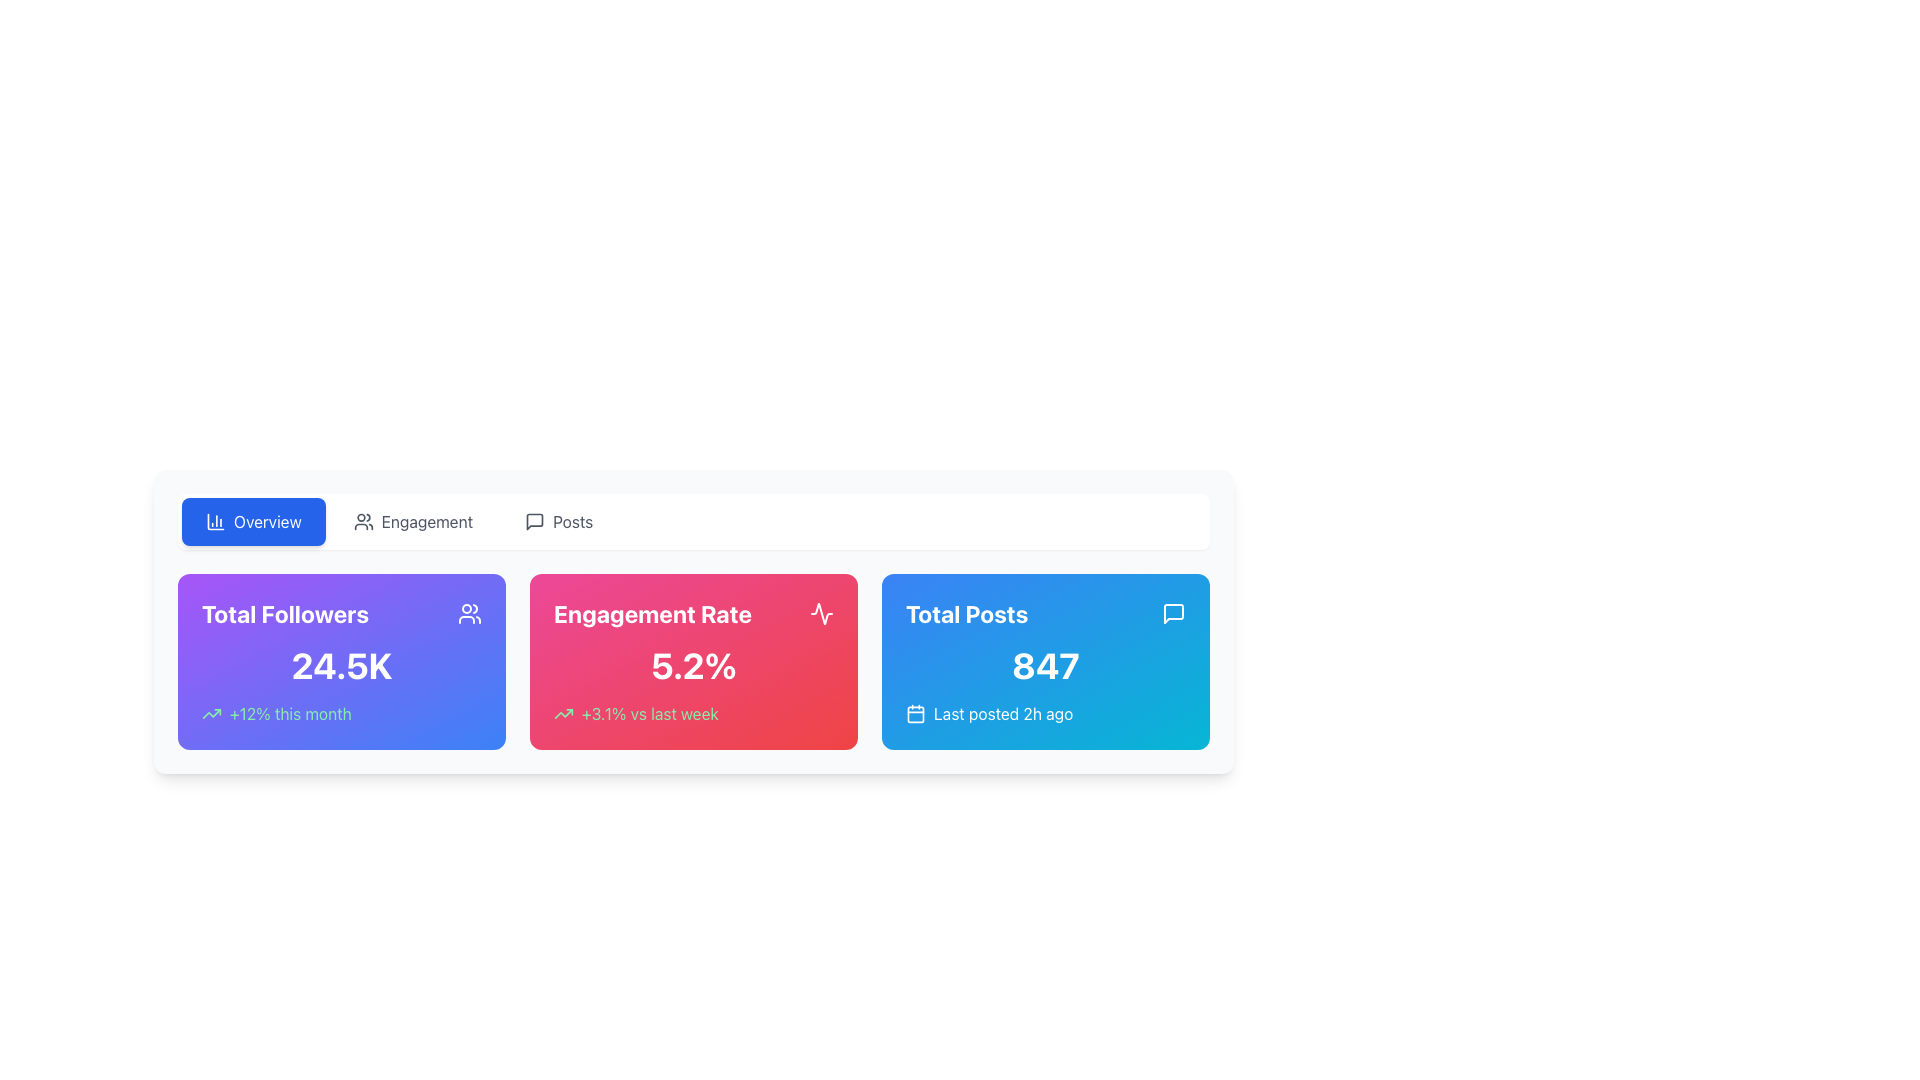 The height and width of the screenshot is (1080, 1920). I want to click on the small outlined activity icon resembling a graph or waveform, located in the top-right corner of the 'Engagement Rate' card, so click(821, 612).